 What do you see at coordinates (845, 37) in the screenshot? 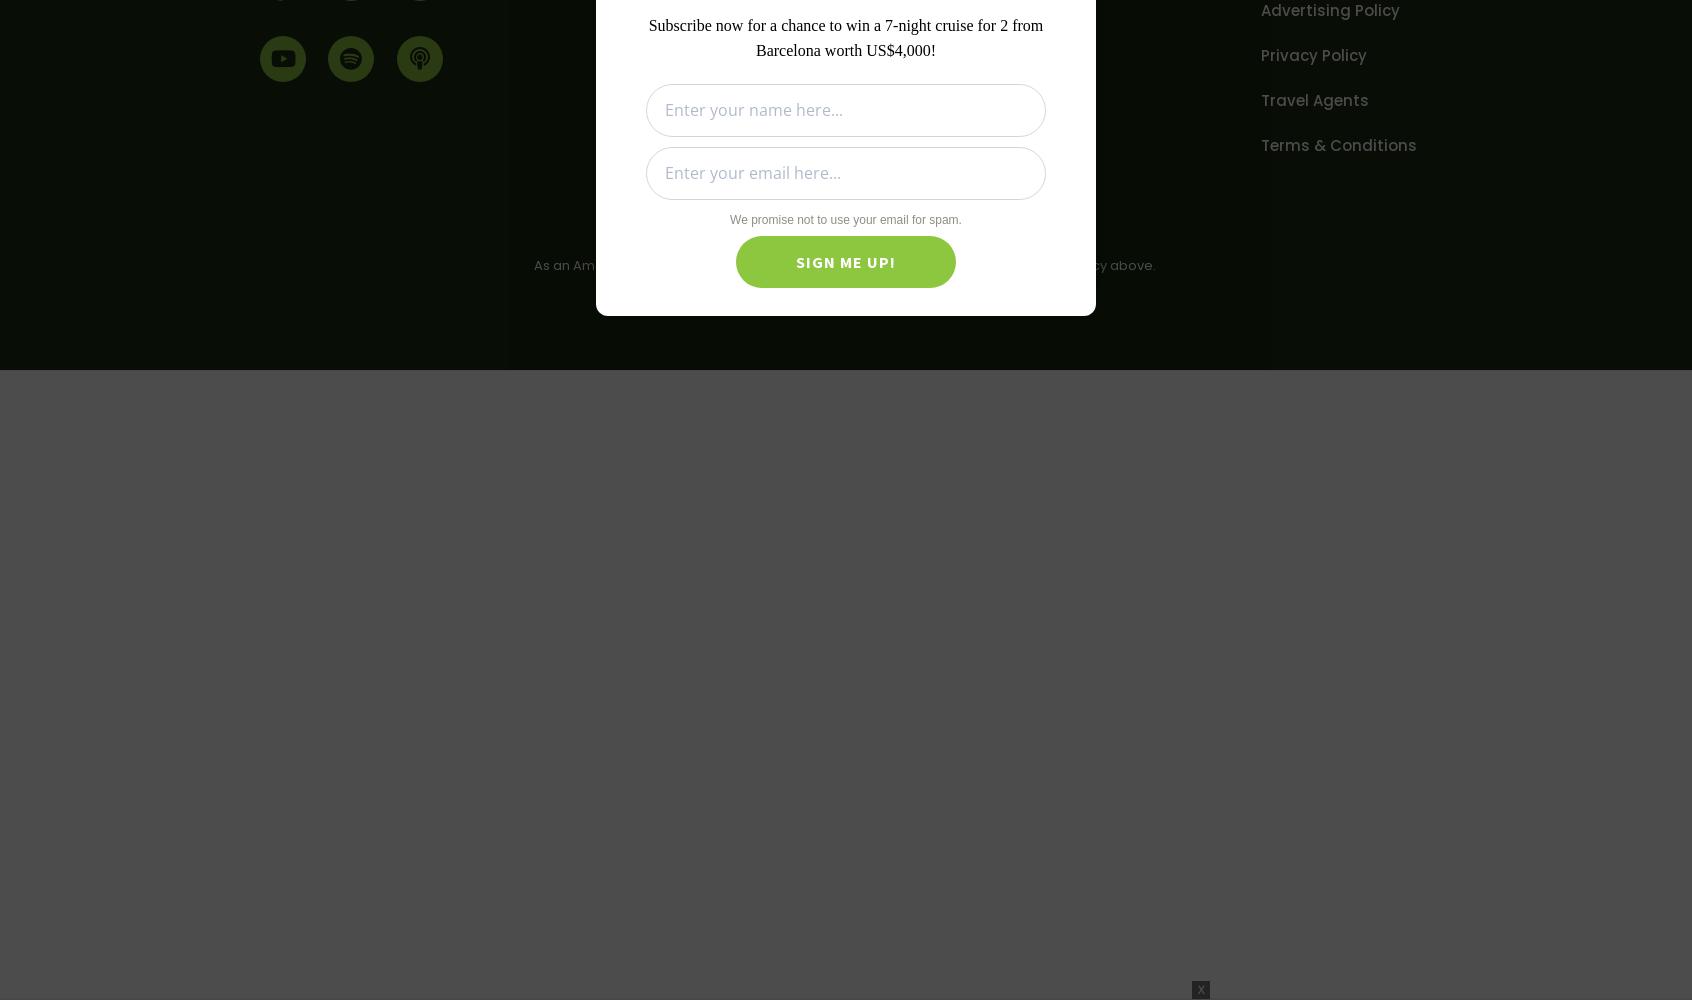
I see `'Subscribe now for a chance to win a 7-night cruise for 2 from Barcelona worth US$4,000!'` at bounding box center [845, 37].